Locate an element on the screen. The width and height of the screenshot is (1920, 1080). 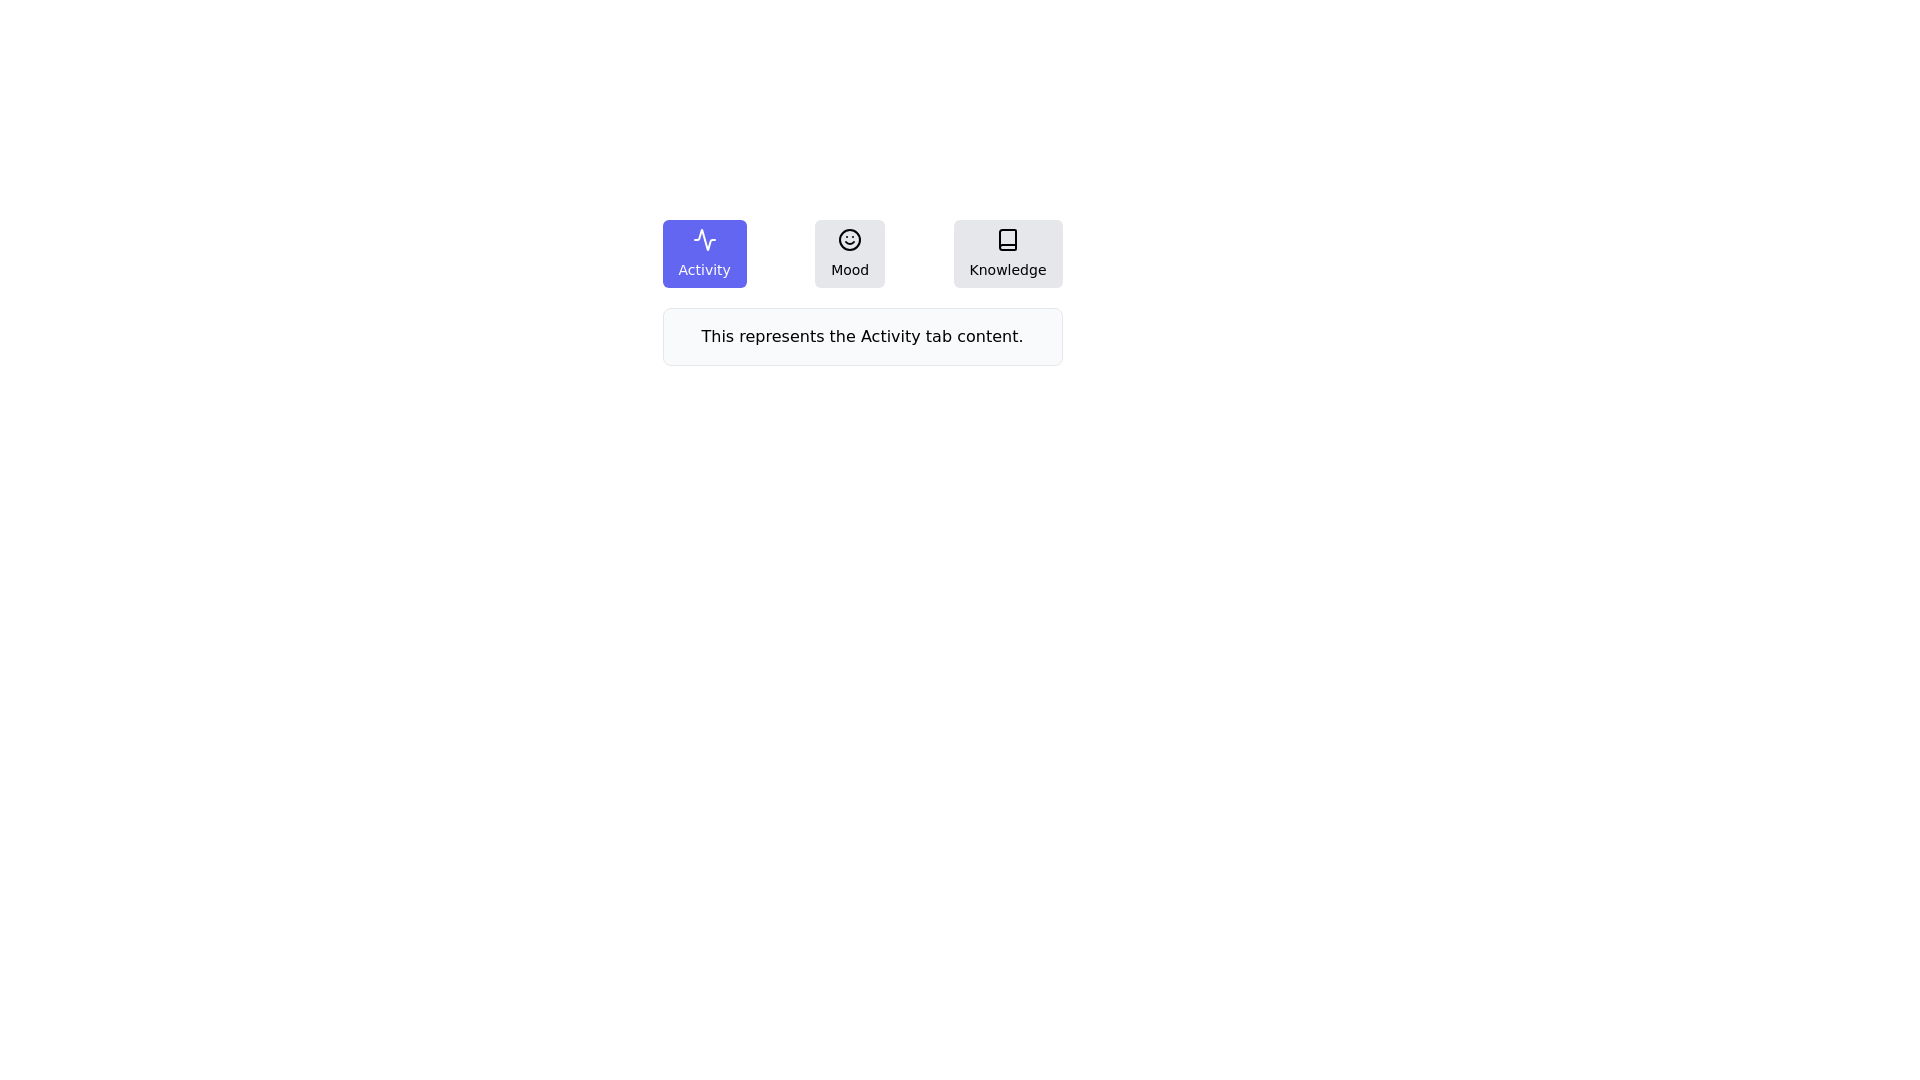
the 'Knowledge' button, which is the third item in a navigation menu is located at coordinates (1008, 253).